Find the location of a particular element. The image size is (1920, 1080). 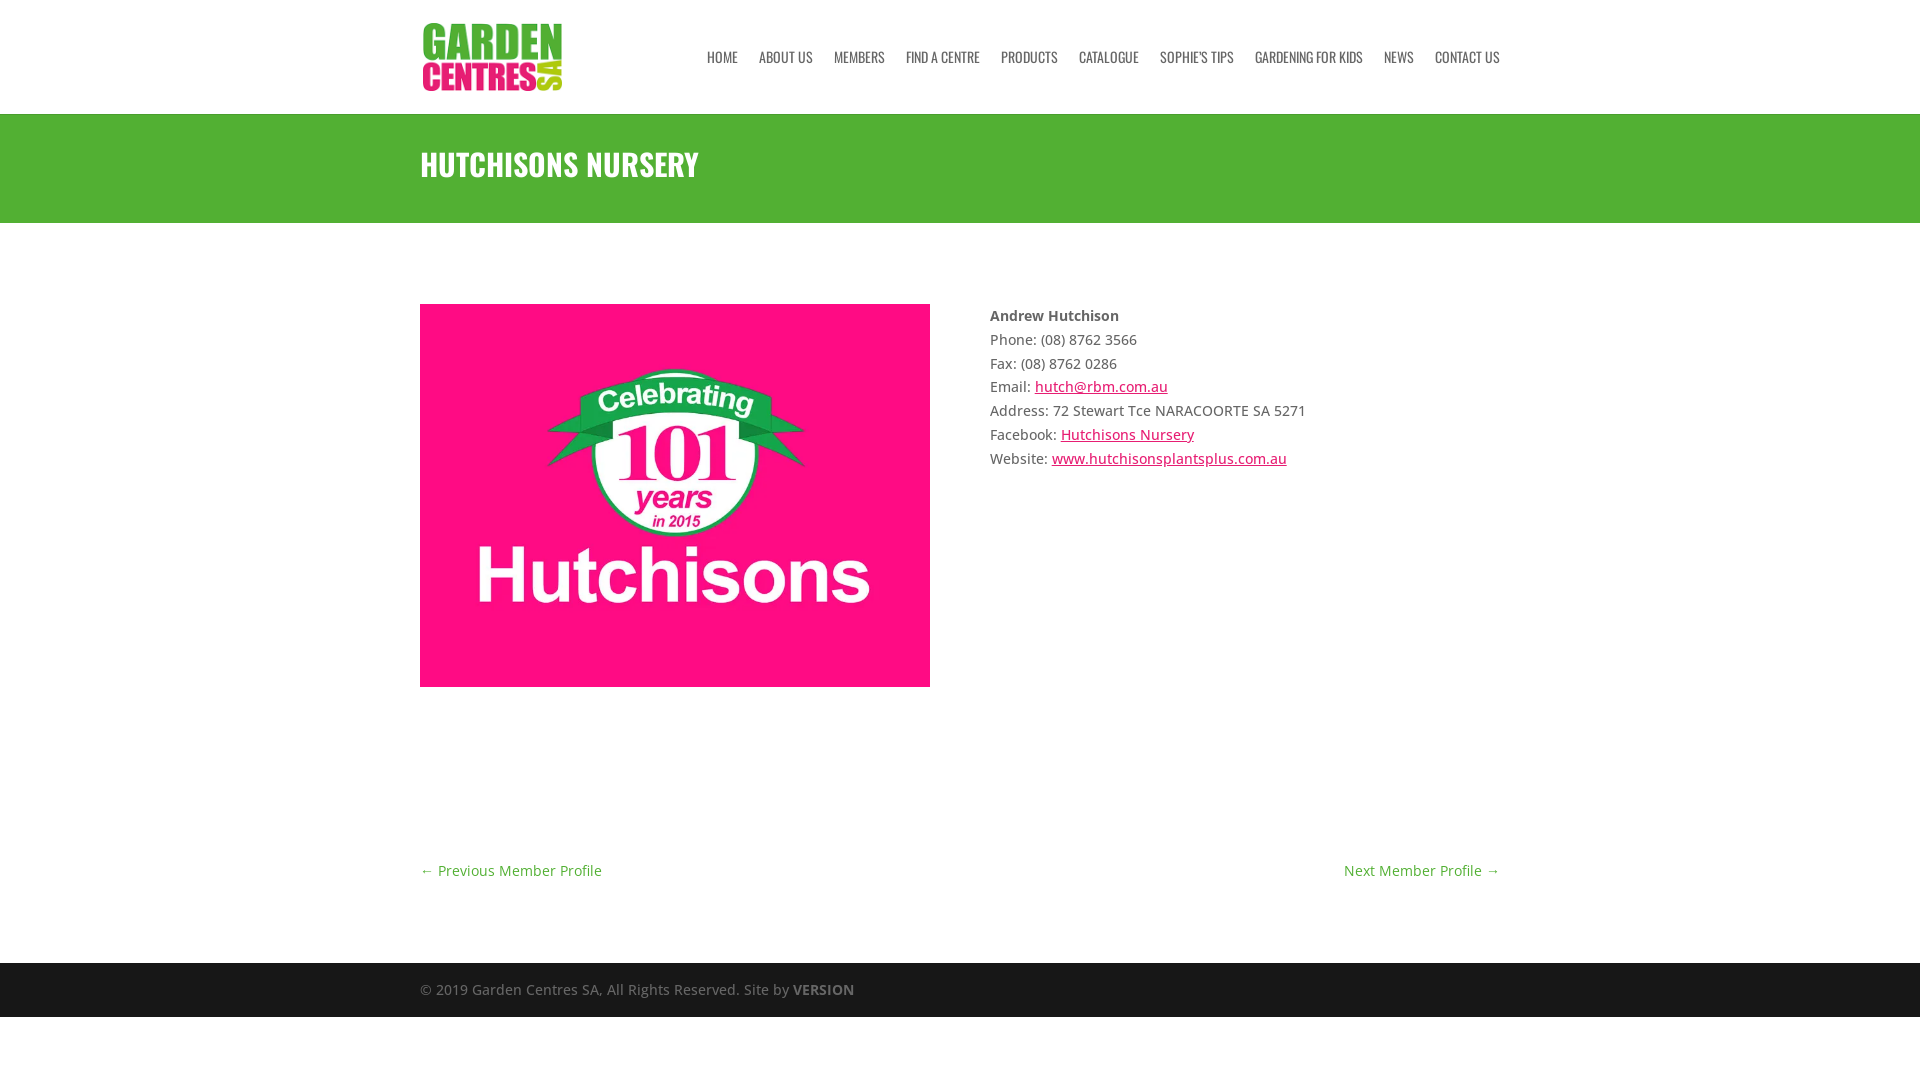

'HOME' is located at coordinates (721, 80).